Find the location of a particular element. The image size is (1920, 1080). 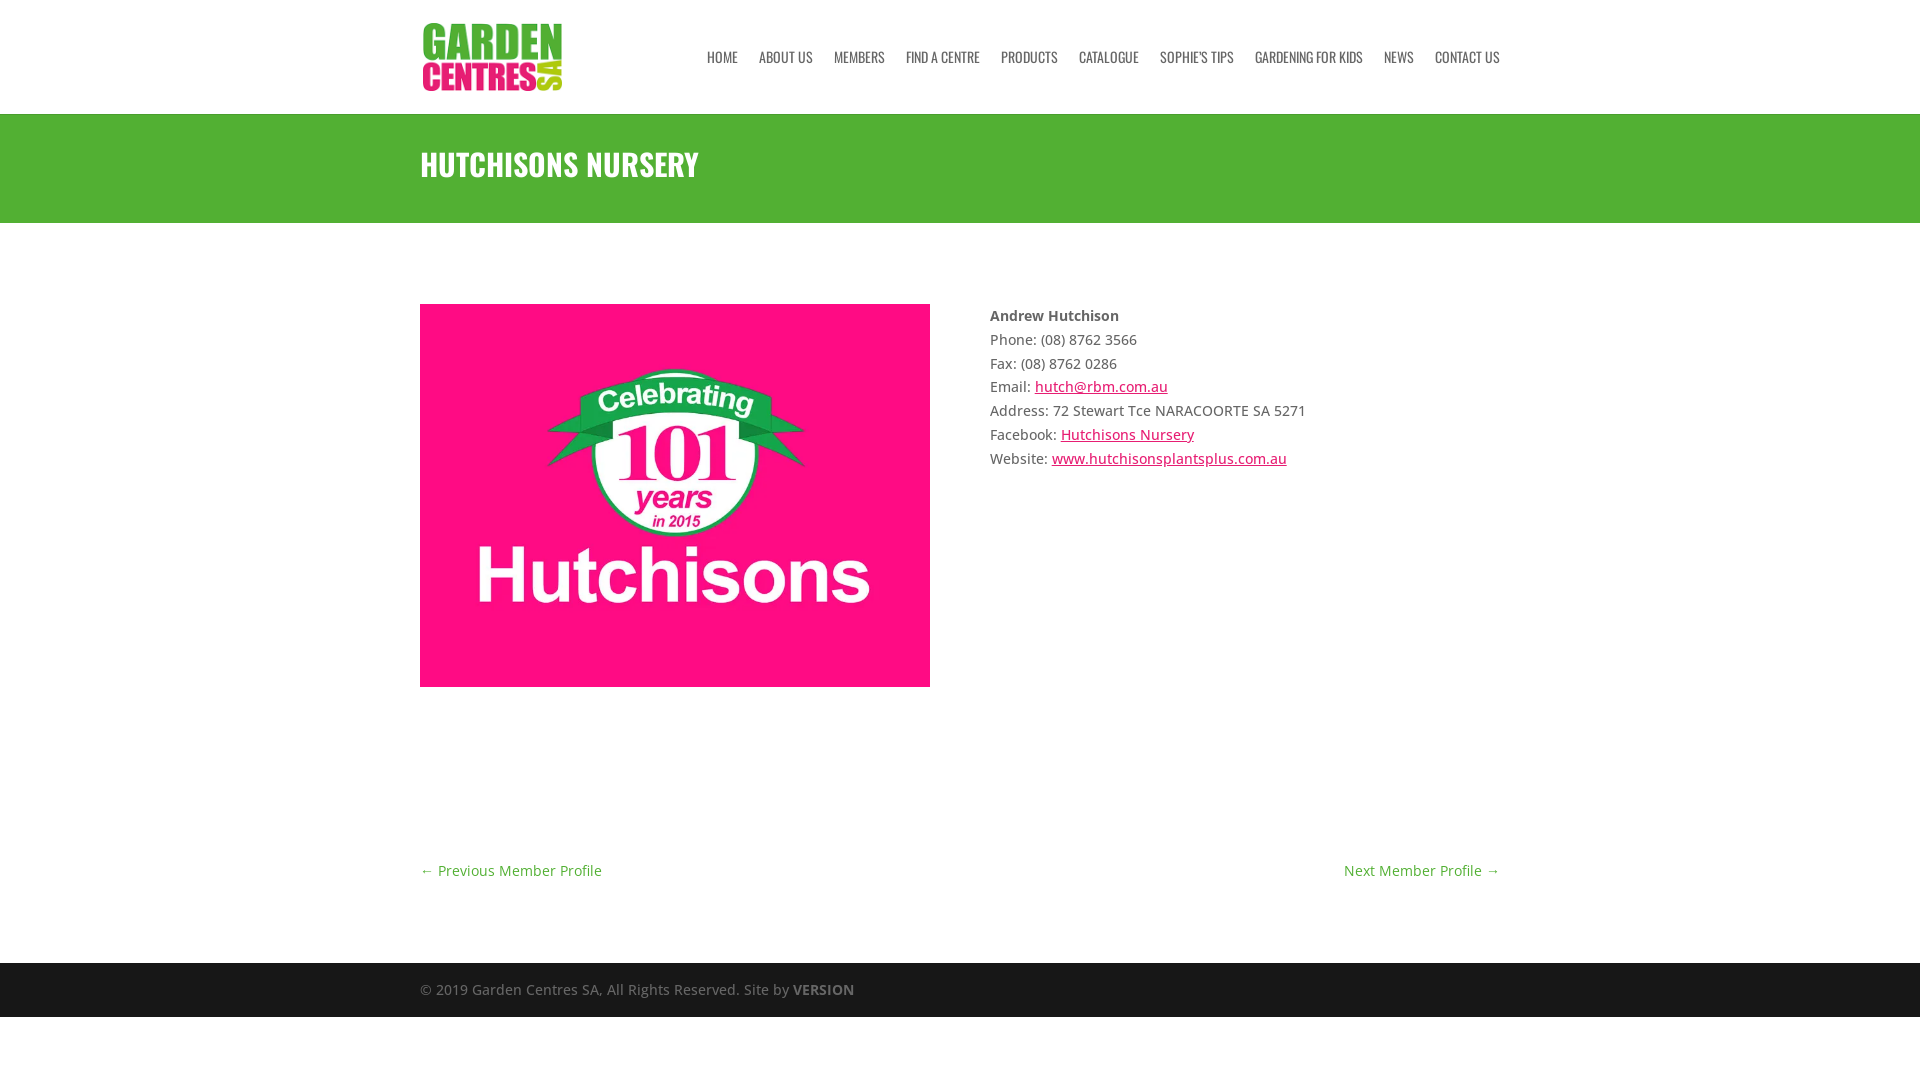

'HOME' is located at coordinates (721, 80).